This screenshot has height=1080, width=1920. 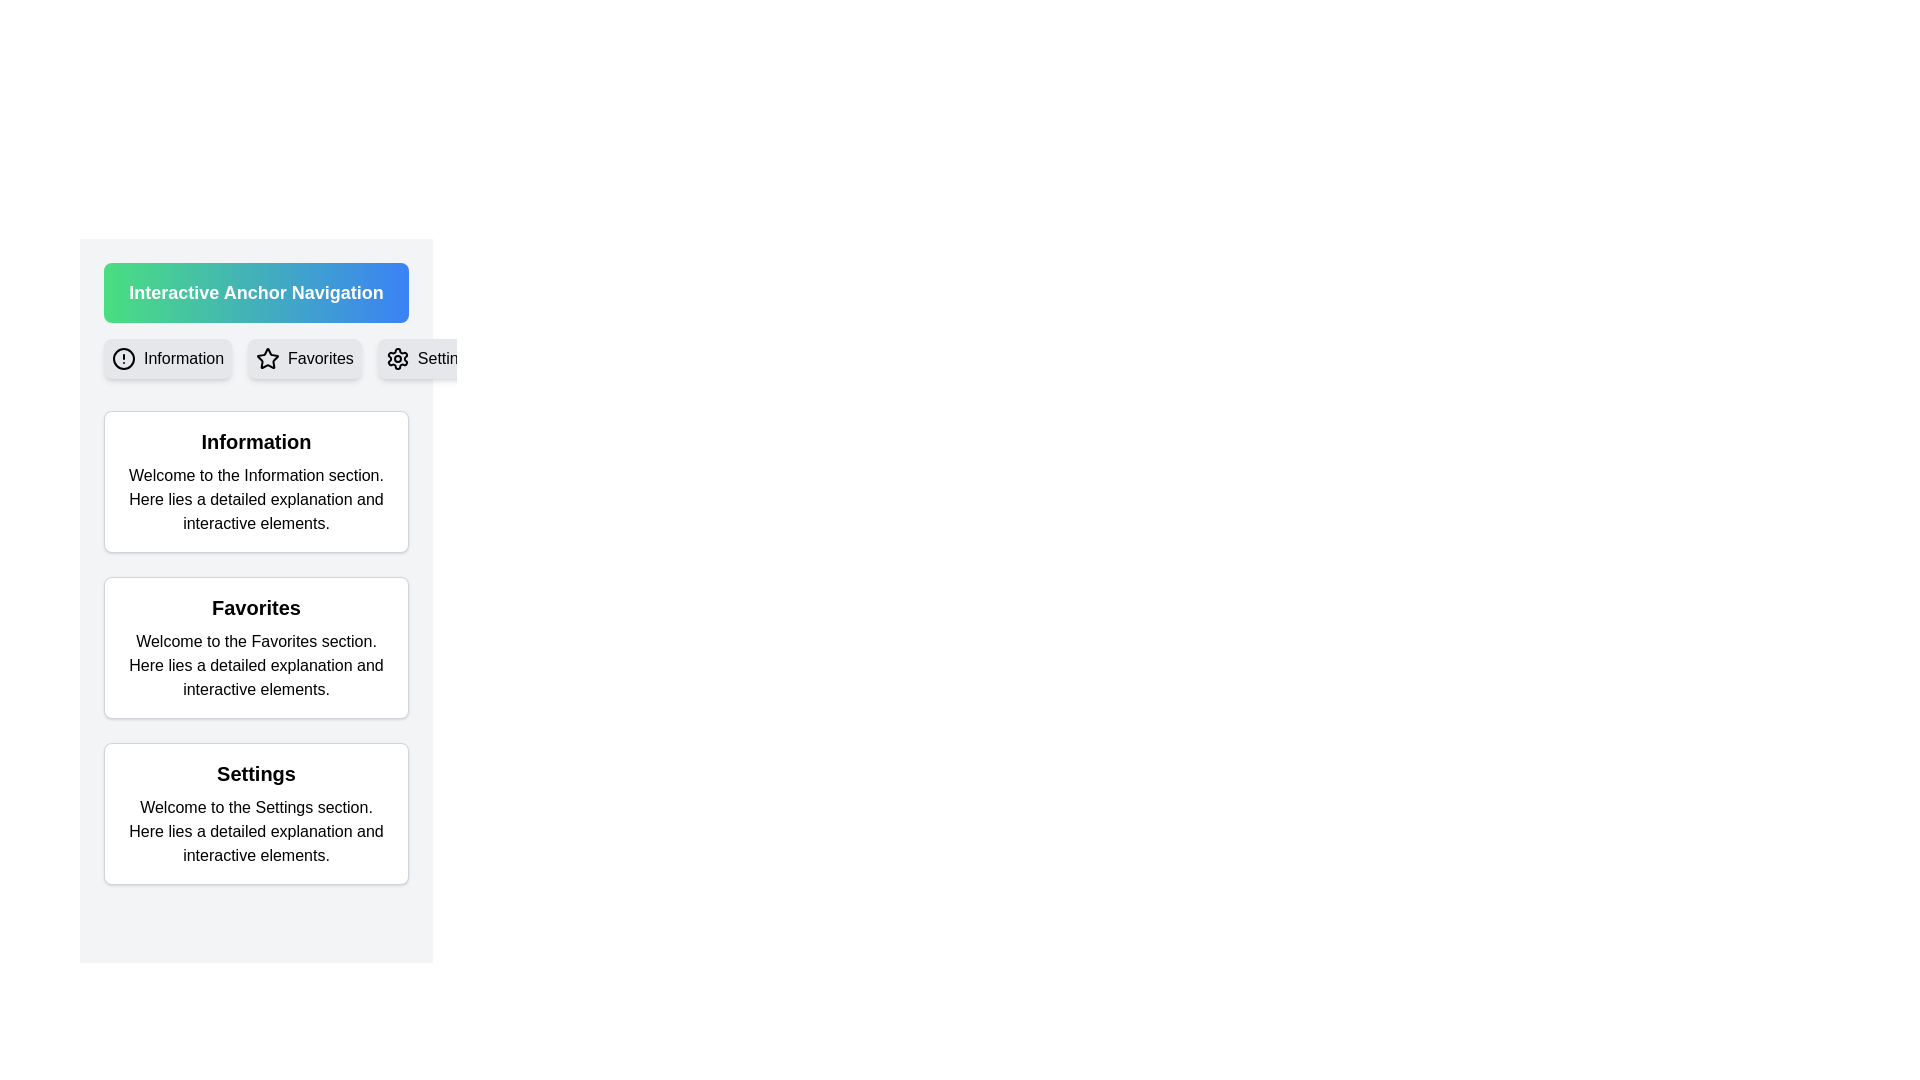 What do you see at coordinates (429, 357) in the screenshot?
I see `the rightmost button below the 'Interactive Anchor Navigation' header` at bounding box center [429, 357].